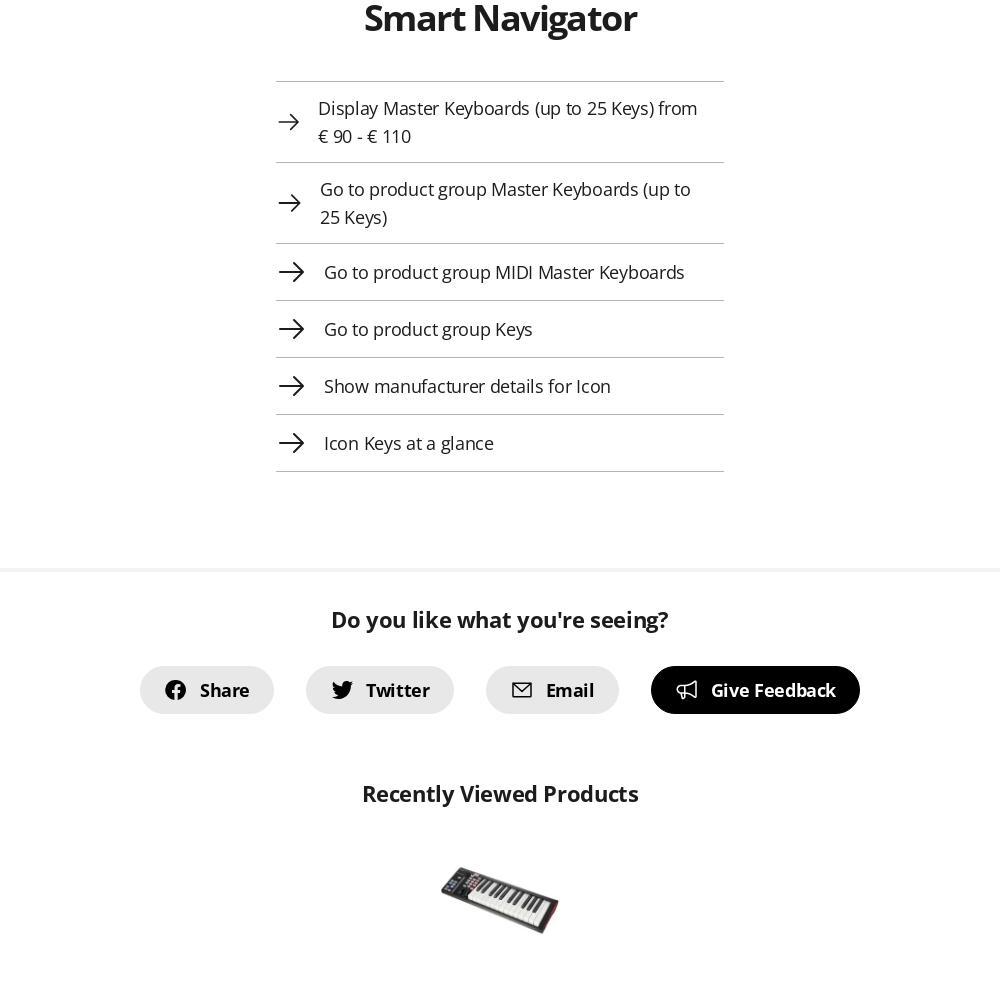 This screenshot has height=981, width=1000. Describe the element at coordinates (397, 690) in the screenshot. I see `'Twitter'` at that location.